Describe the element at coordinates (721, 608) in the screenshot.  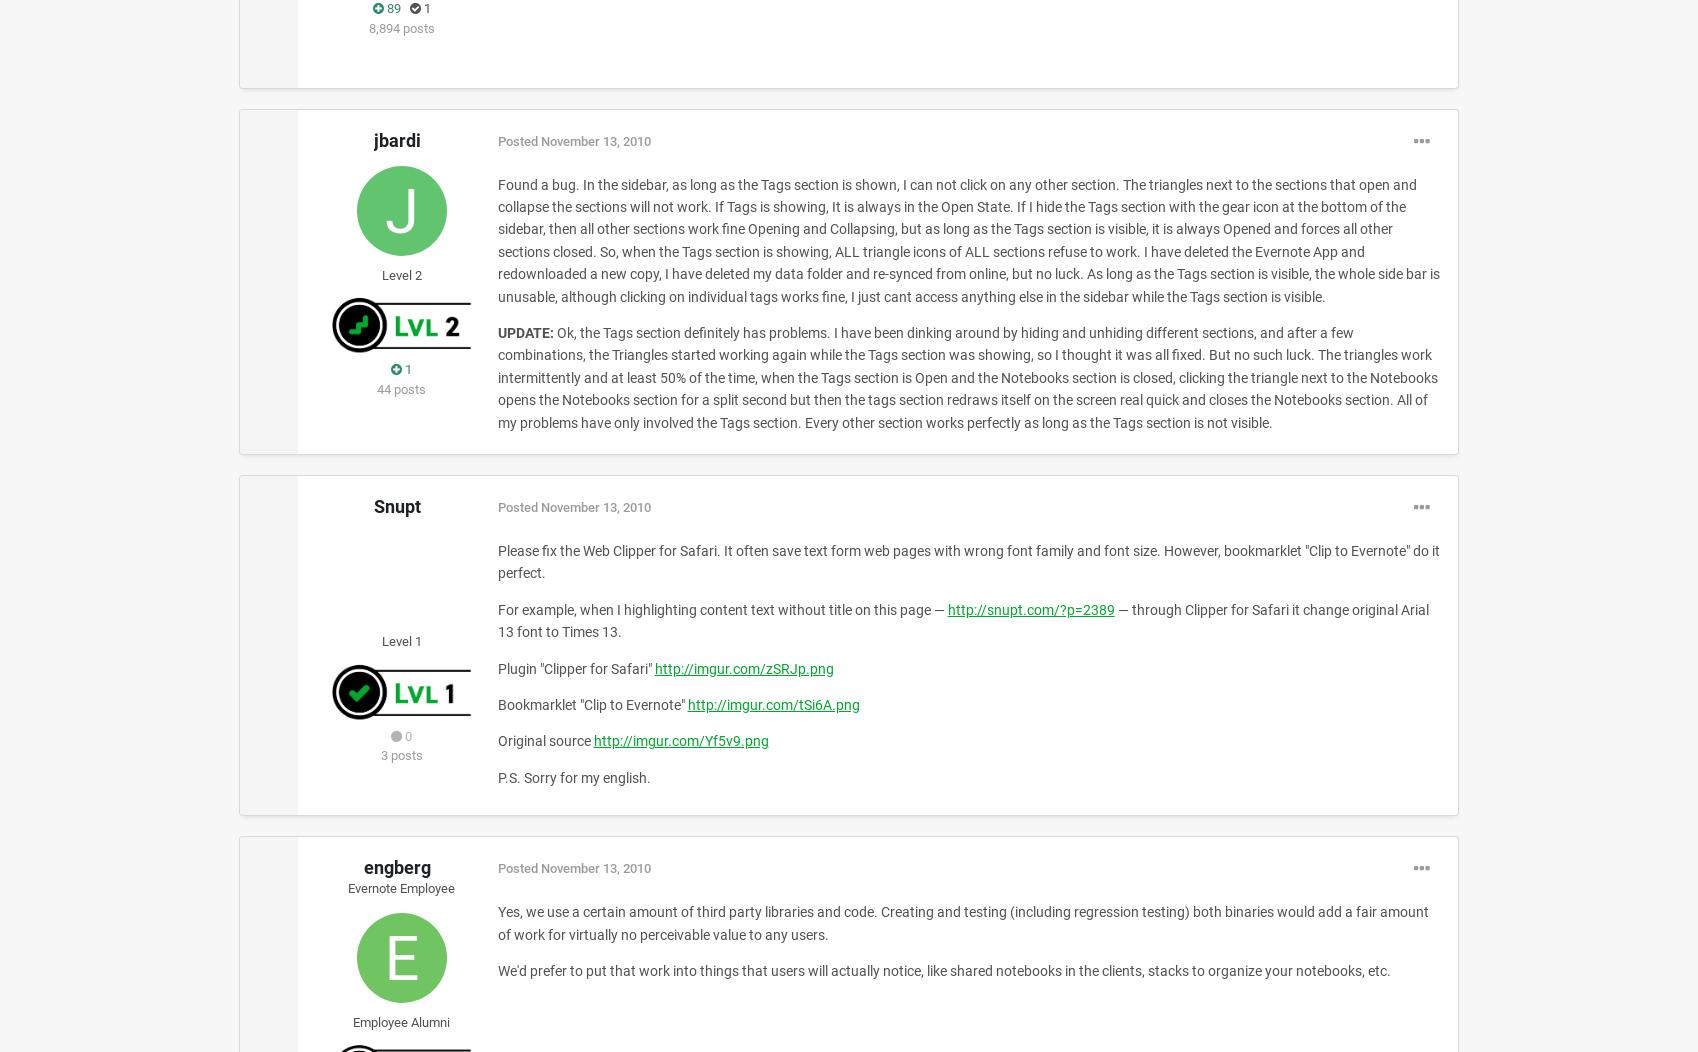
I see `'For example, when I highlighting content text without title on this page —'` at that location.